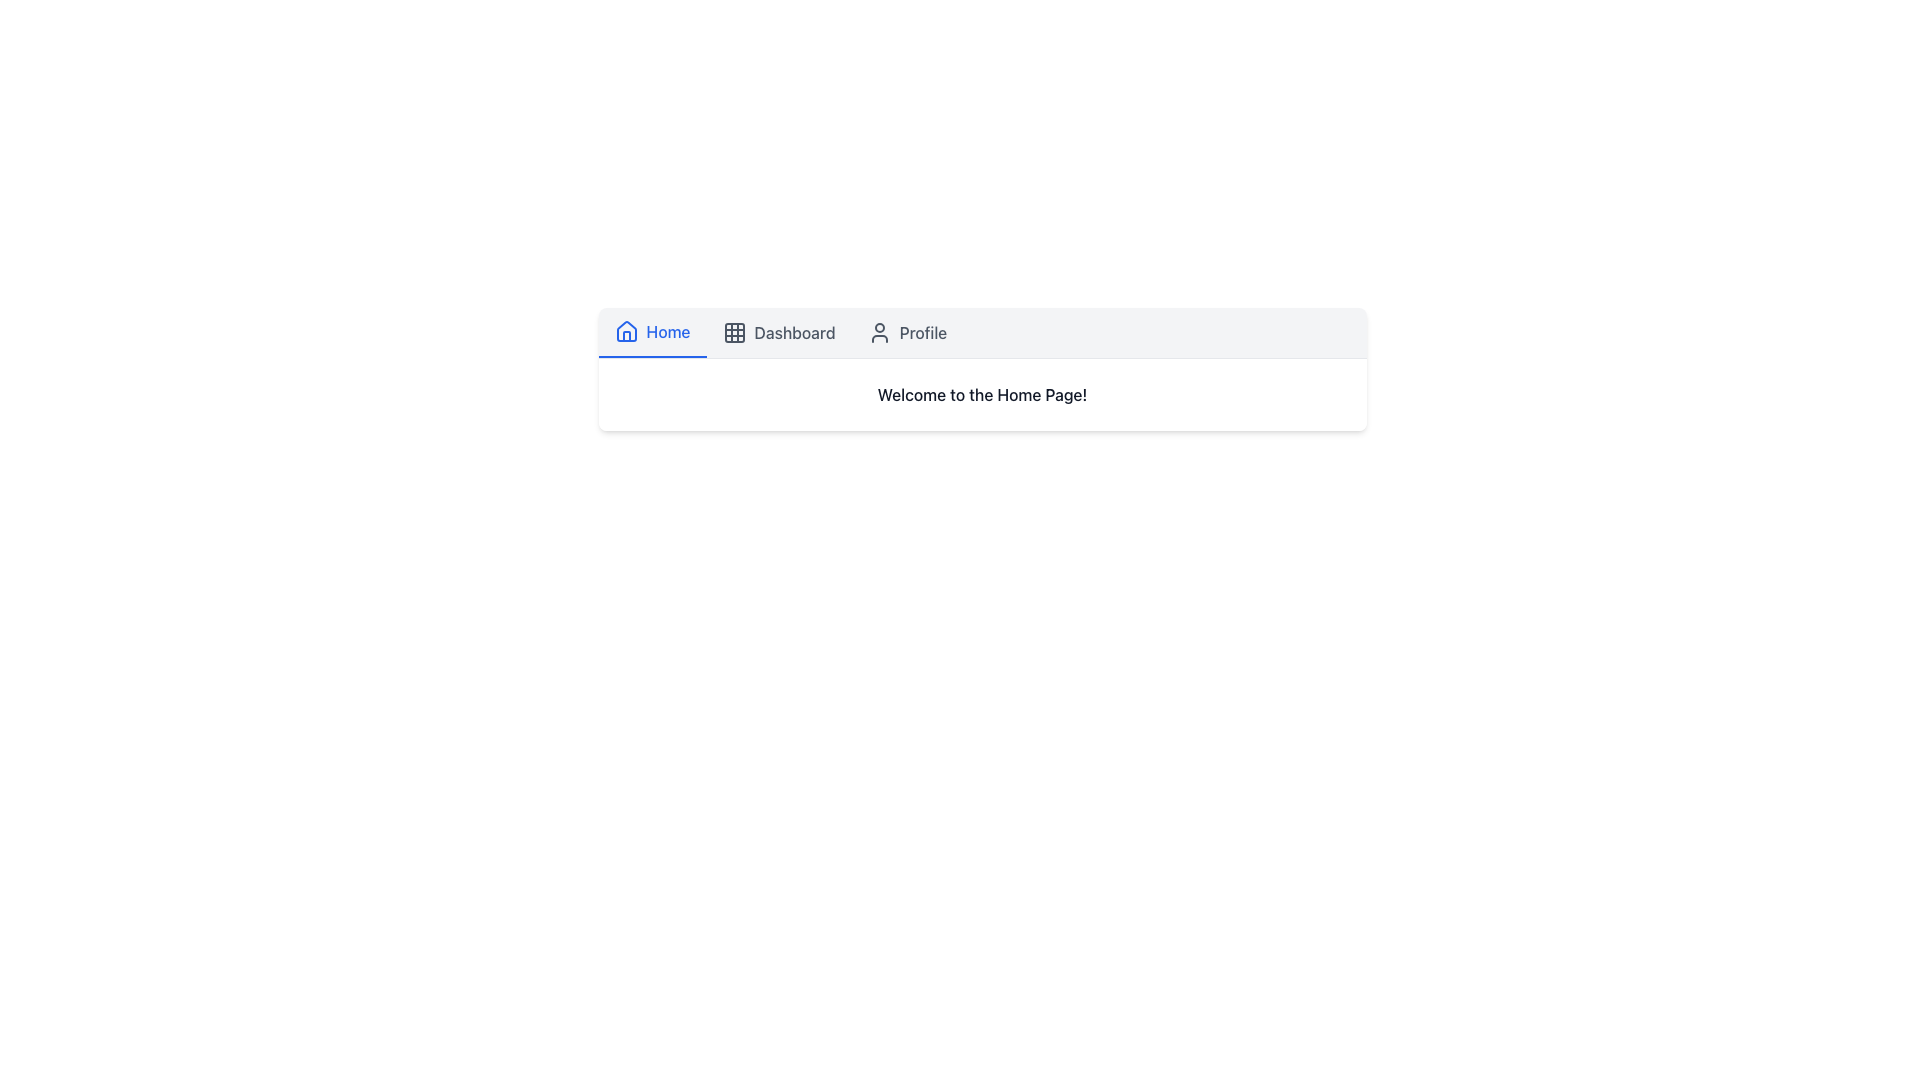  What do you see at coordinates (982, 332) in the screenshot?
I see `the navigation bar located at the top of the section, which contains labels like 'Home', 'Dashboard', and 'Profile' with a light gray background and an active item highlighted in blue` at bounding box center [982, 332].